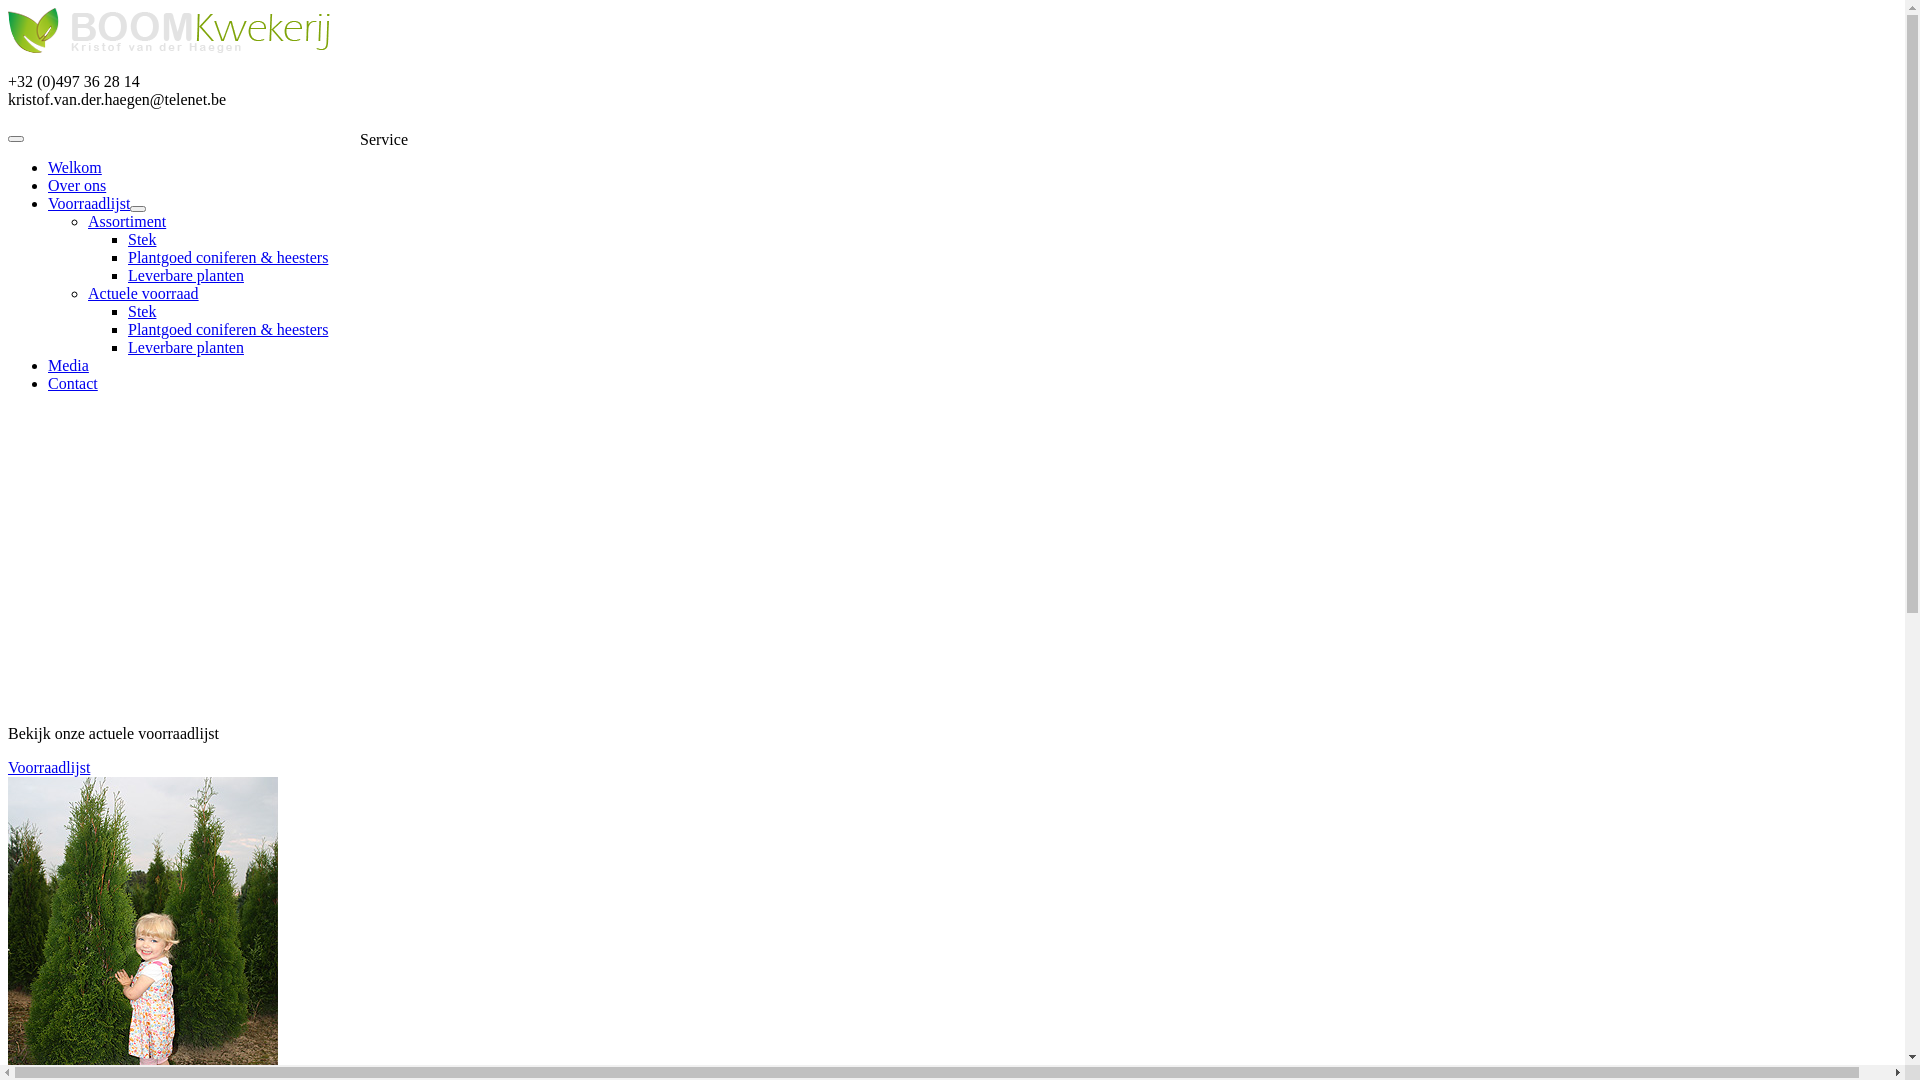 The width and height of the screenshot is (1920, 1080). Describe the element at coordinates (125, 221) in the screenshot. I see `'Assortiment'` at that location.